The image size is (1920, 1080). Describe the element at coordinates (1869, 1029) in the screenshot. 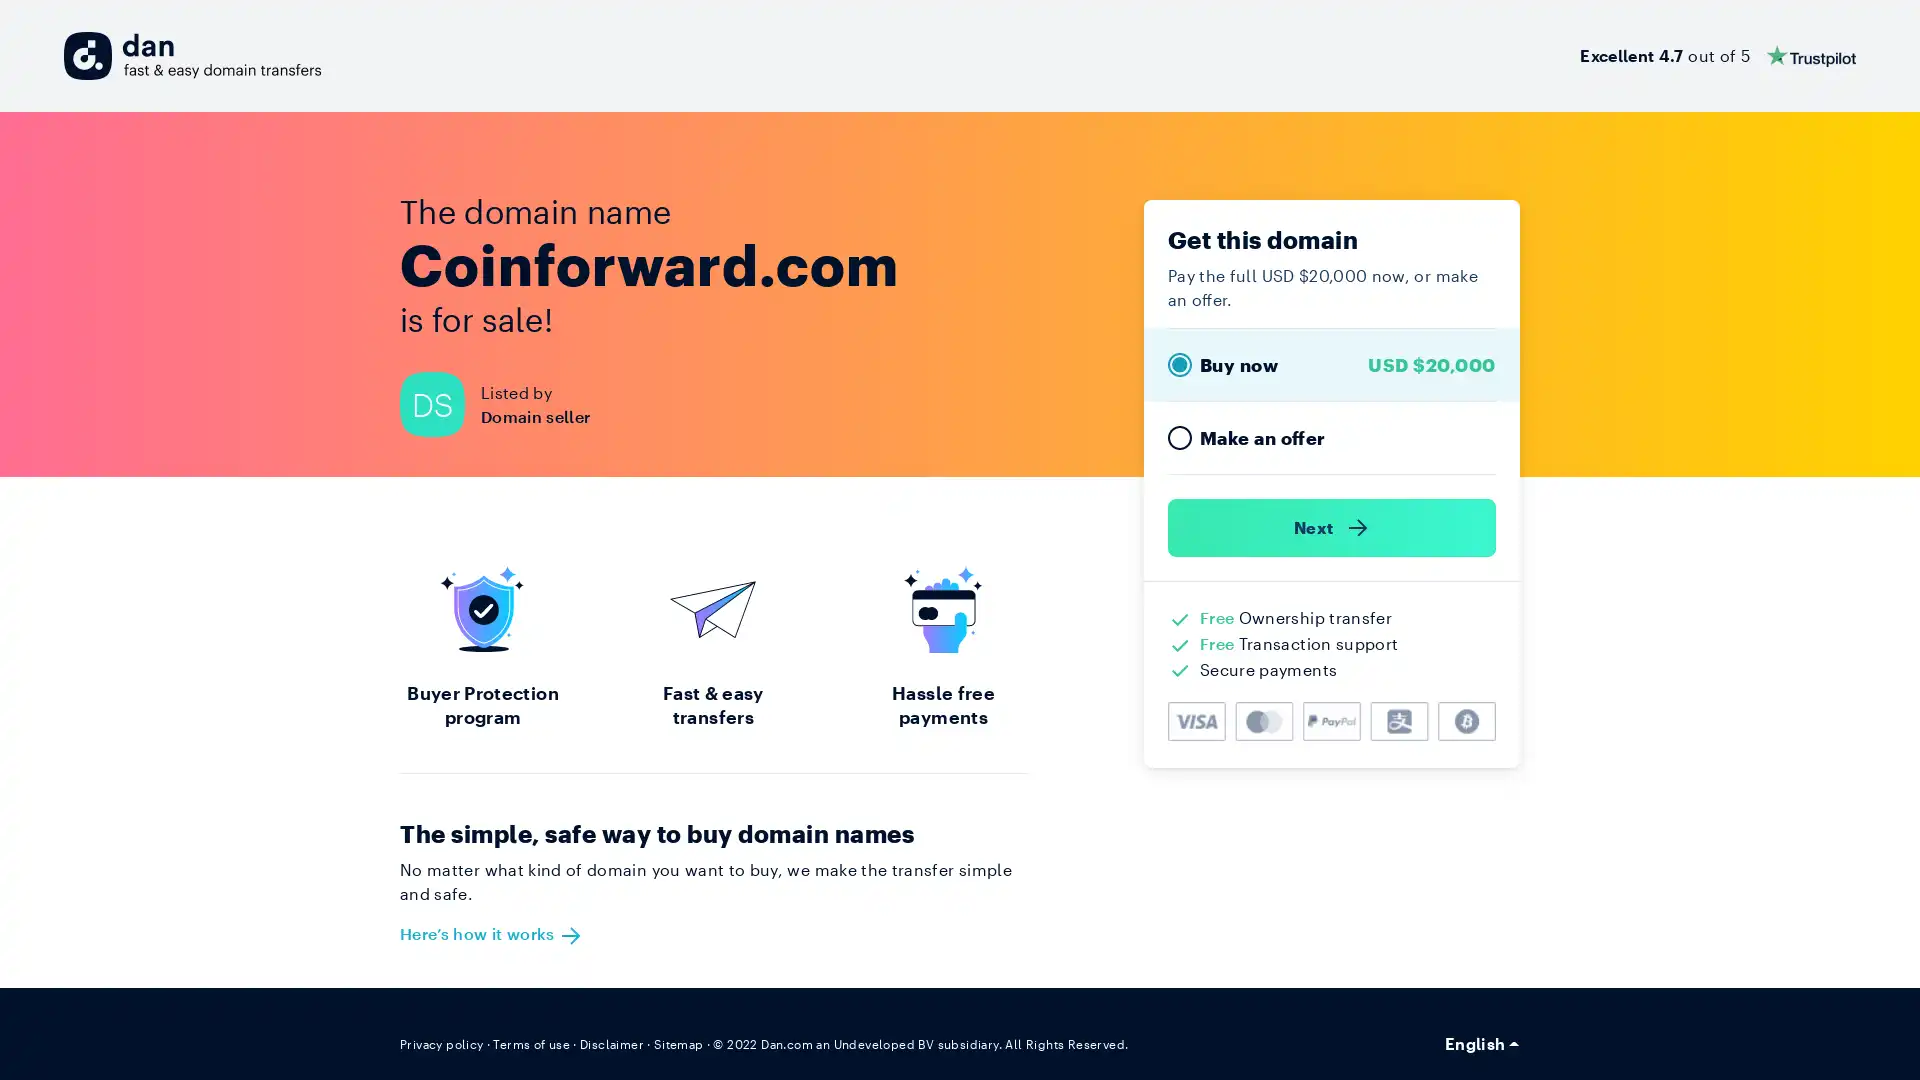

I see `Open Intercom Messenger` at that location.